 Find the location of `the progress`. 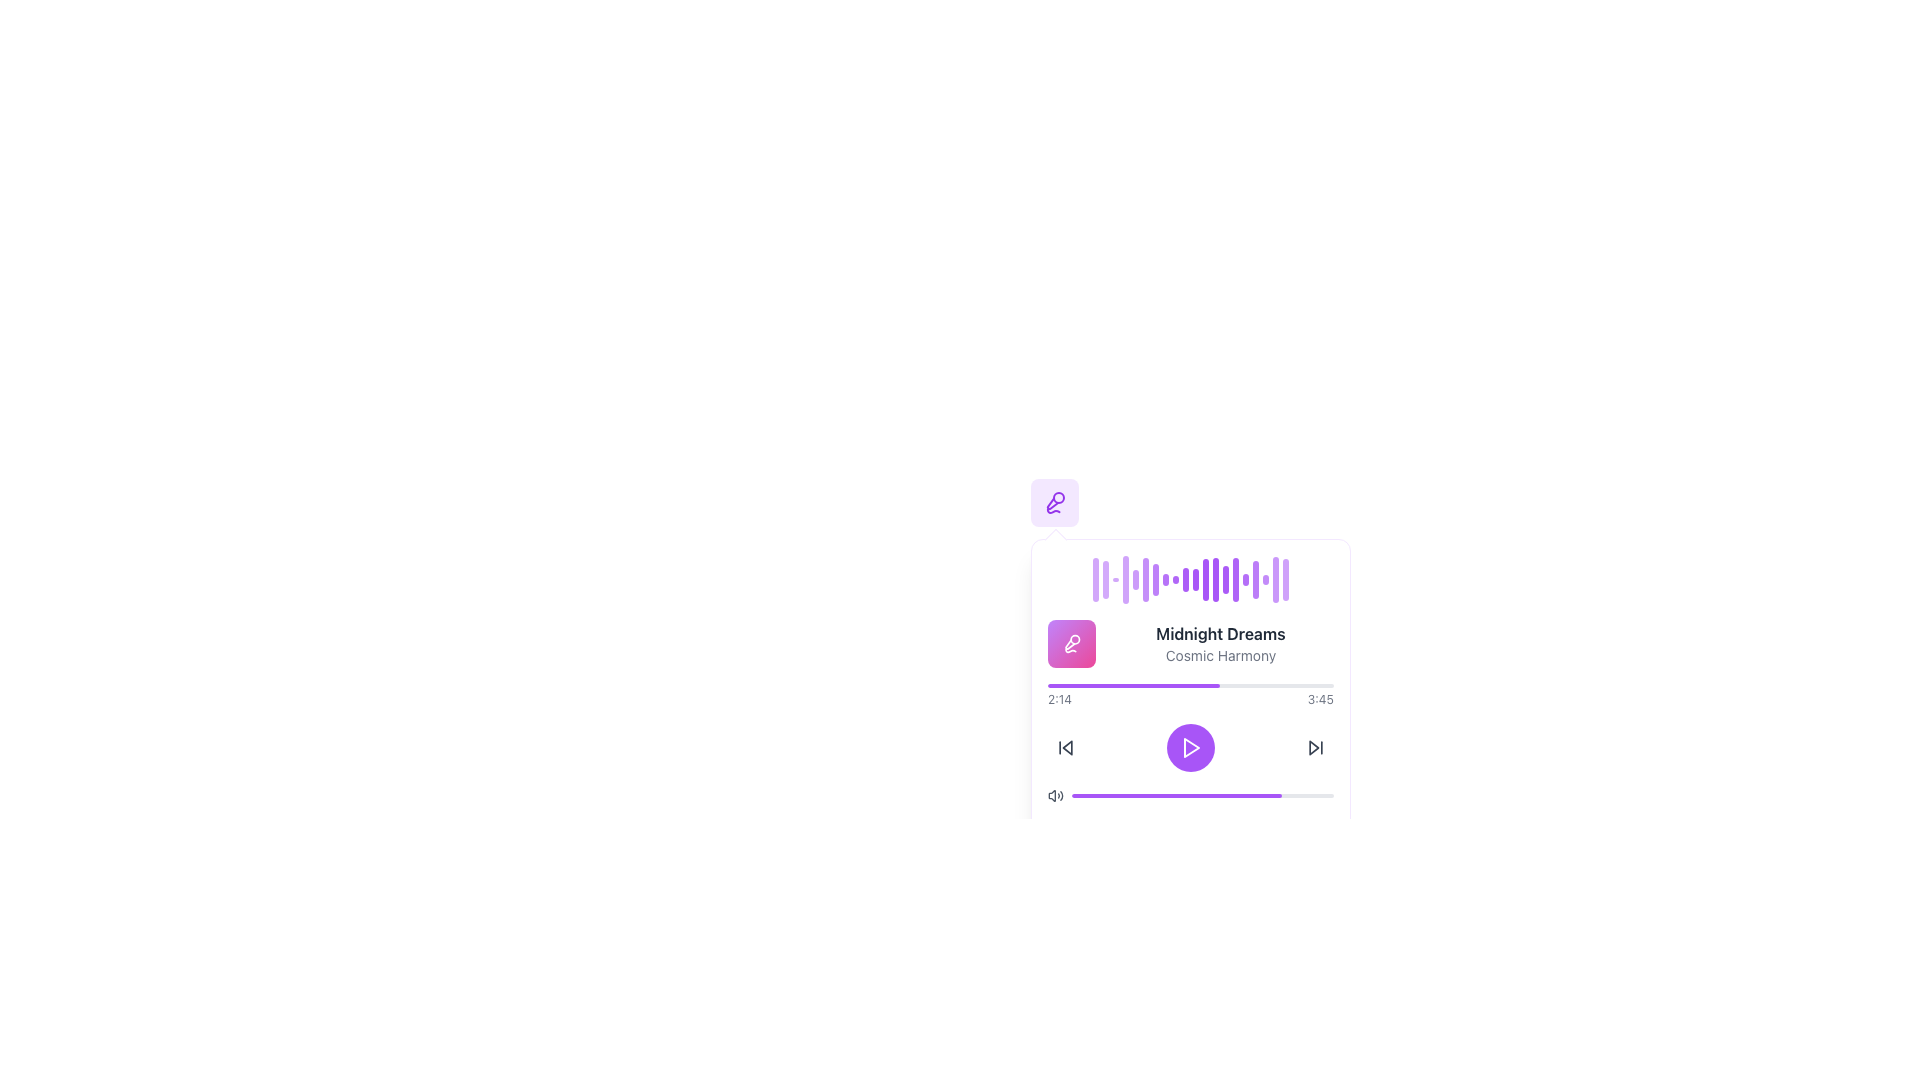

the progress is located at coordinates (1129, 794).